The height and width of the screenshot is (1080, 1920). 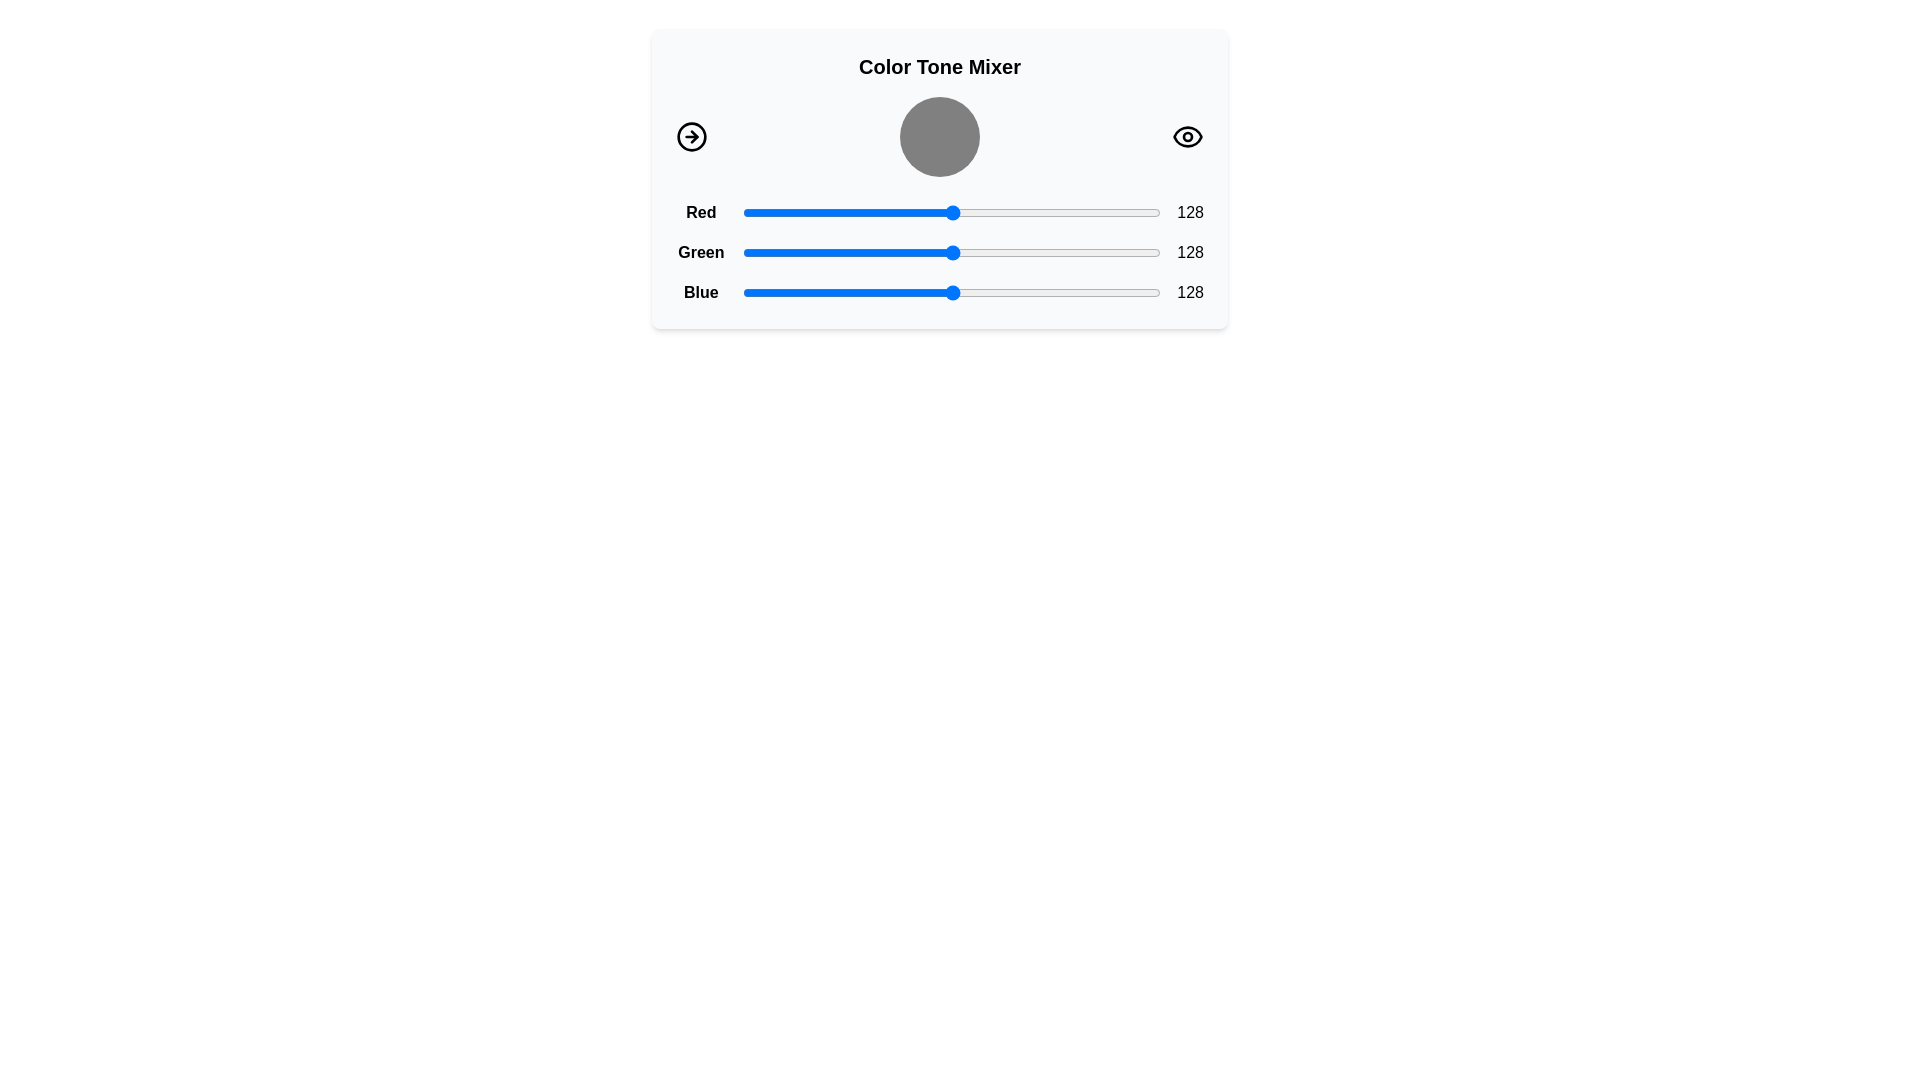 I want to click on the slider value, so click(x=964, y=293).